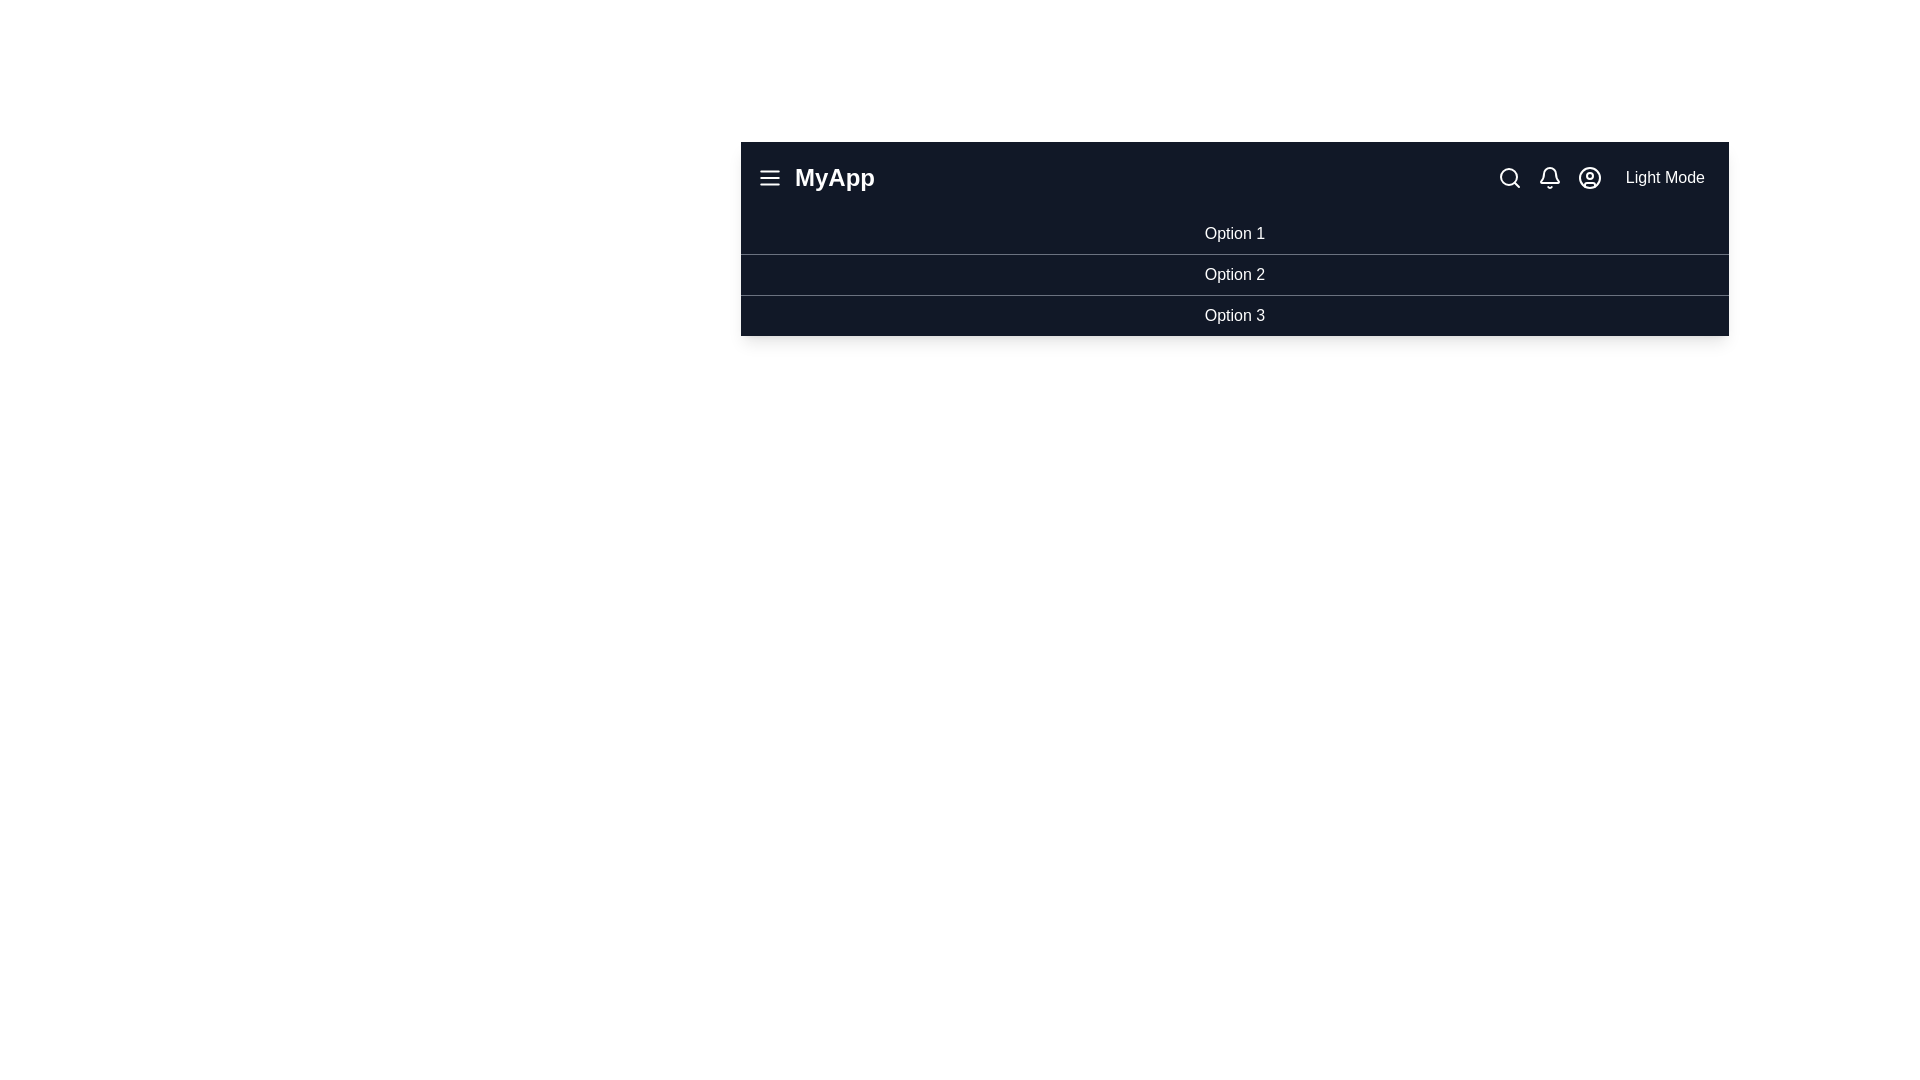  Describe the element at coordinates (1509, 176) in the screenshot. I see `the search icon to initiate a search` at that location.